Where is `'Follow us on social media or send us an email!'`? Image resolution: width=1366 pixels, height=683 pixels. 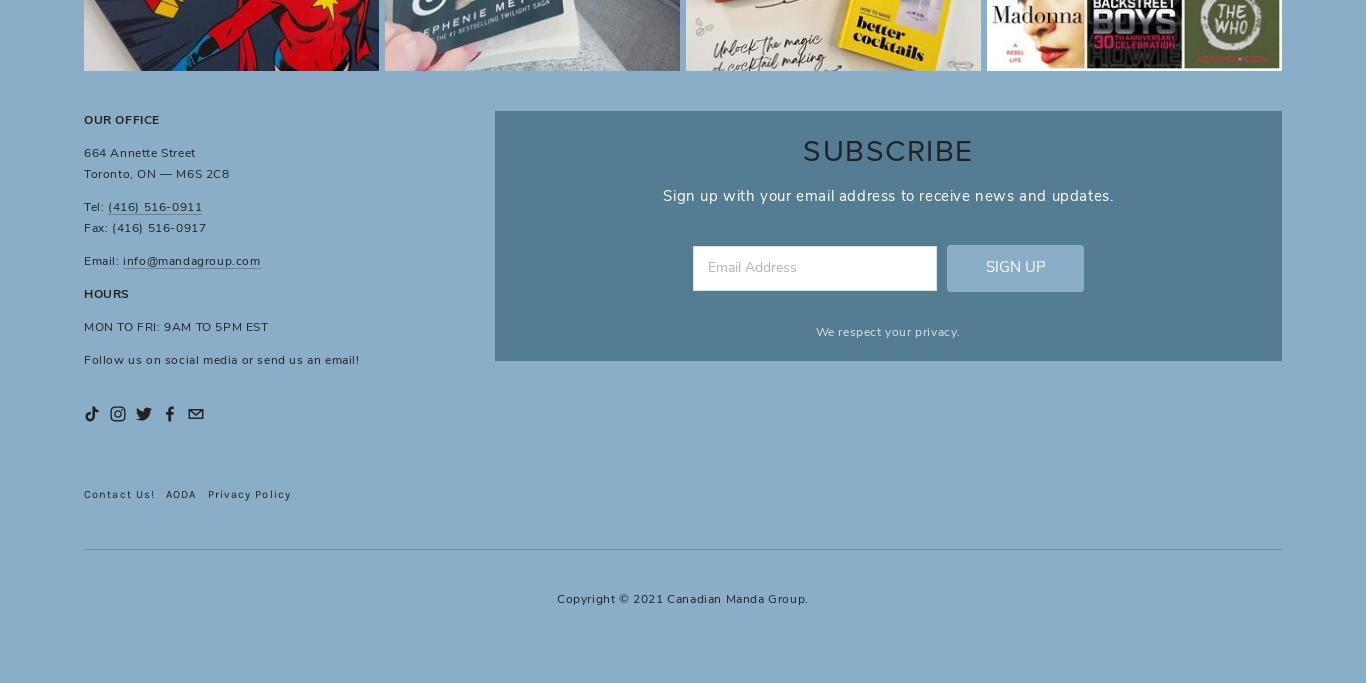 'Follow us on social media or send us an email!' is located at coordinates (220, 360).